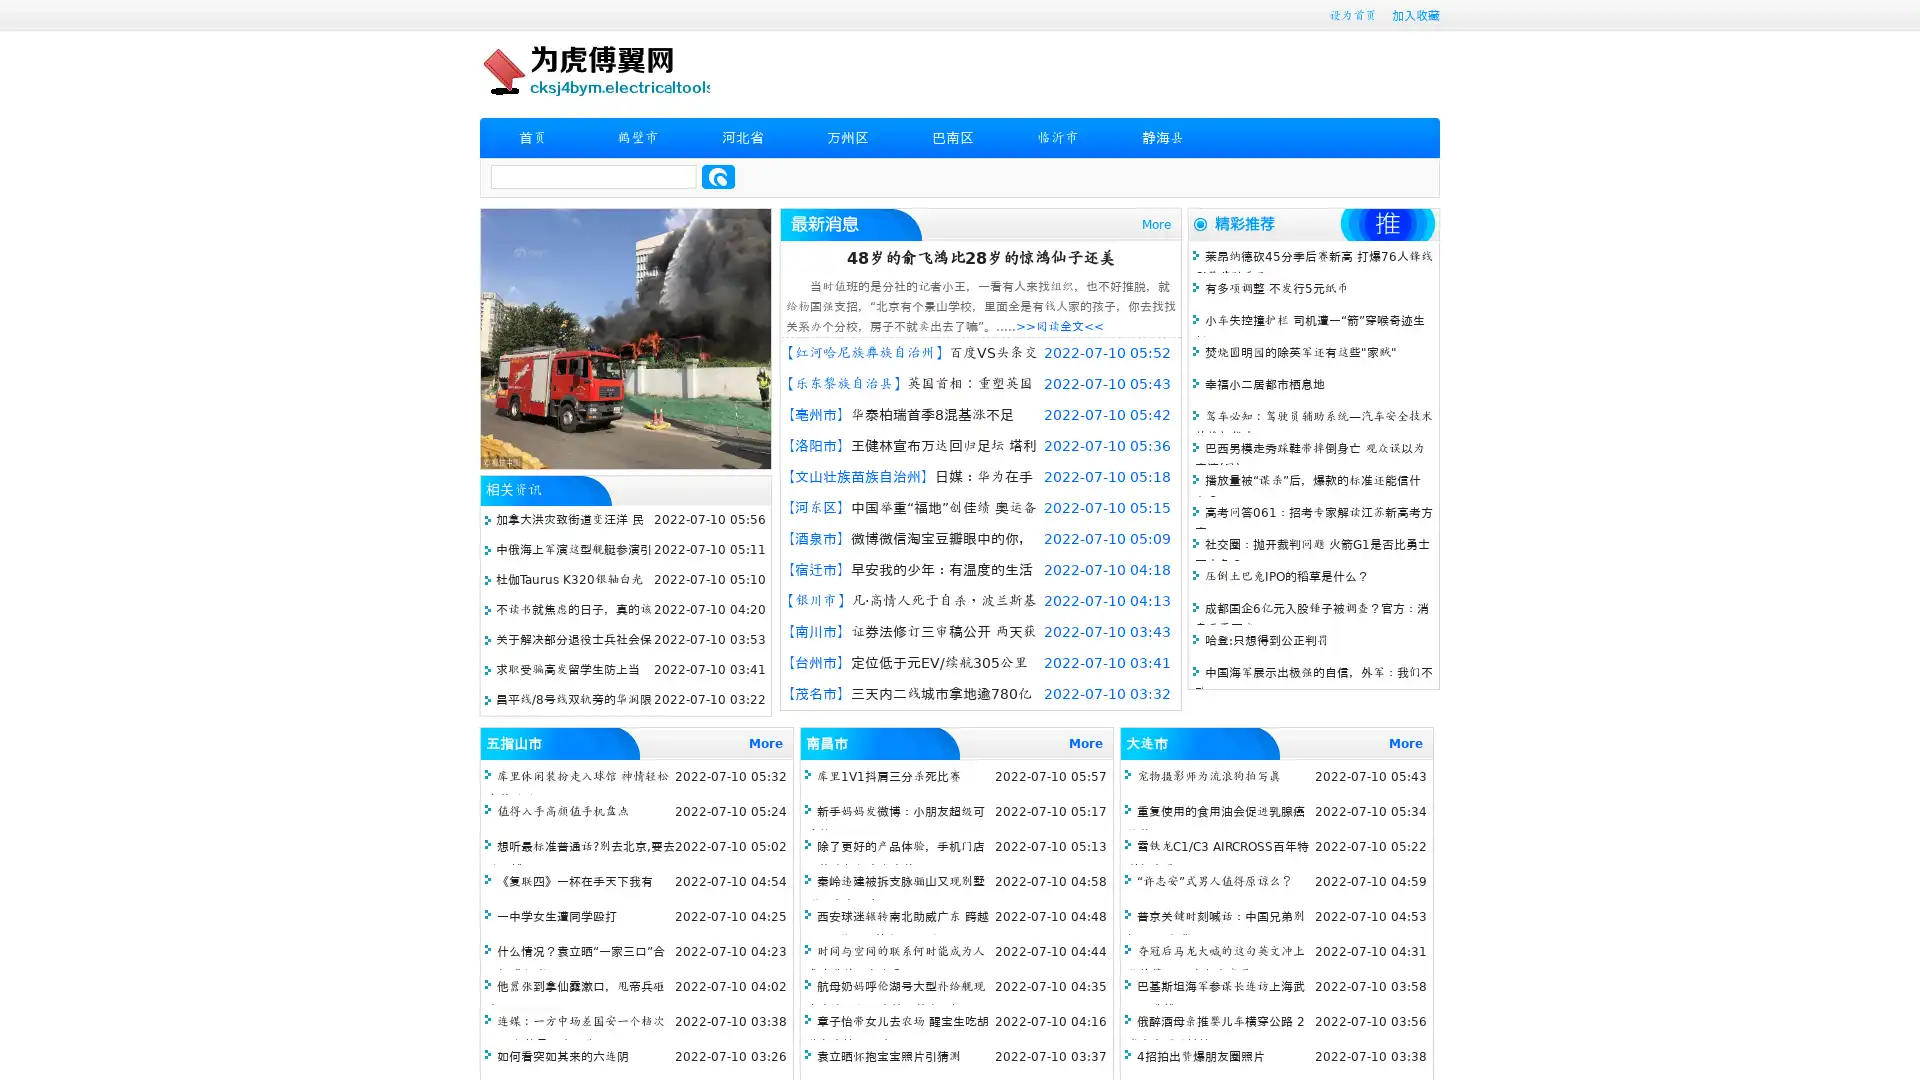 The width and height of the screenshot is (1920, 1080). I want to click on Search, so click(718, 176).